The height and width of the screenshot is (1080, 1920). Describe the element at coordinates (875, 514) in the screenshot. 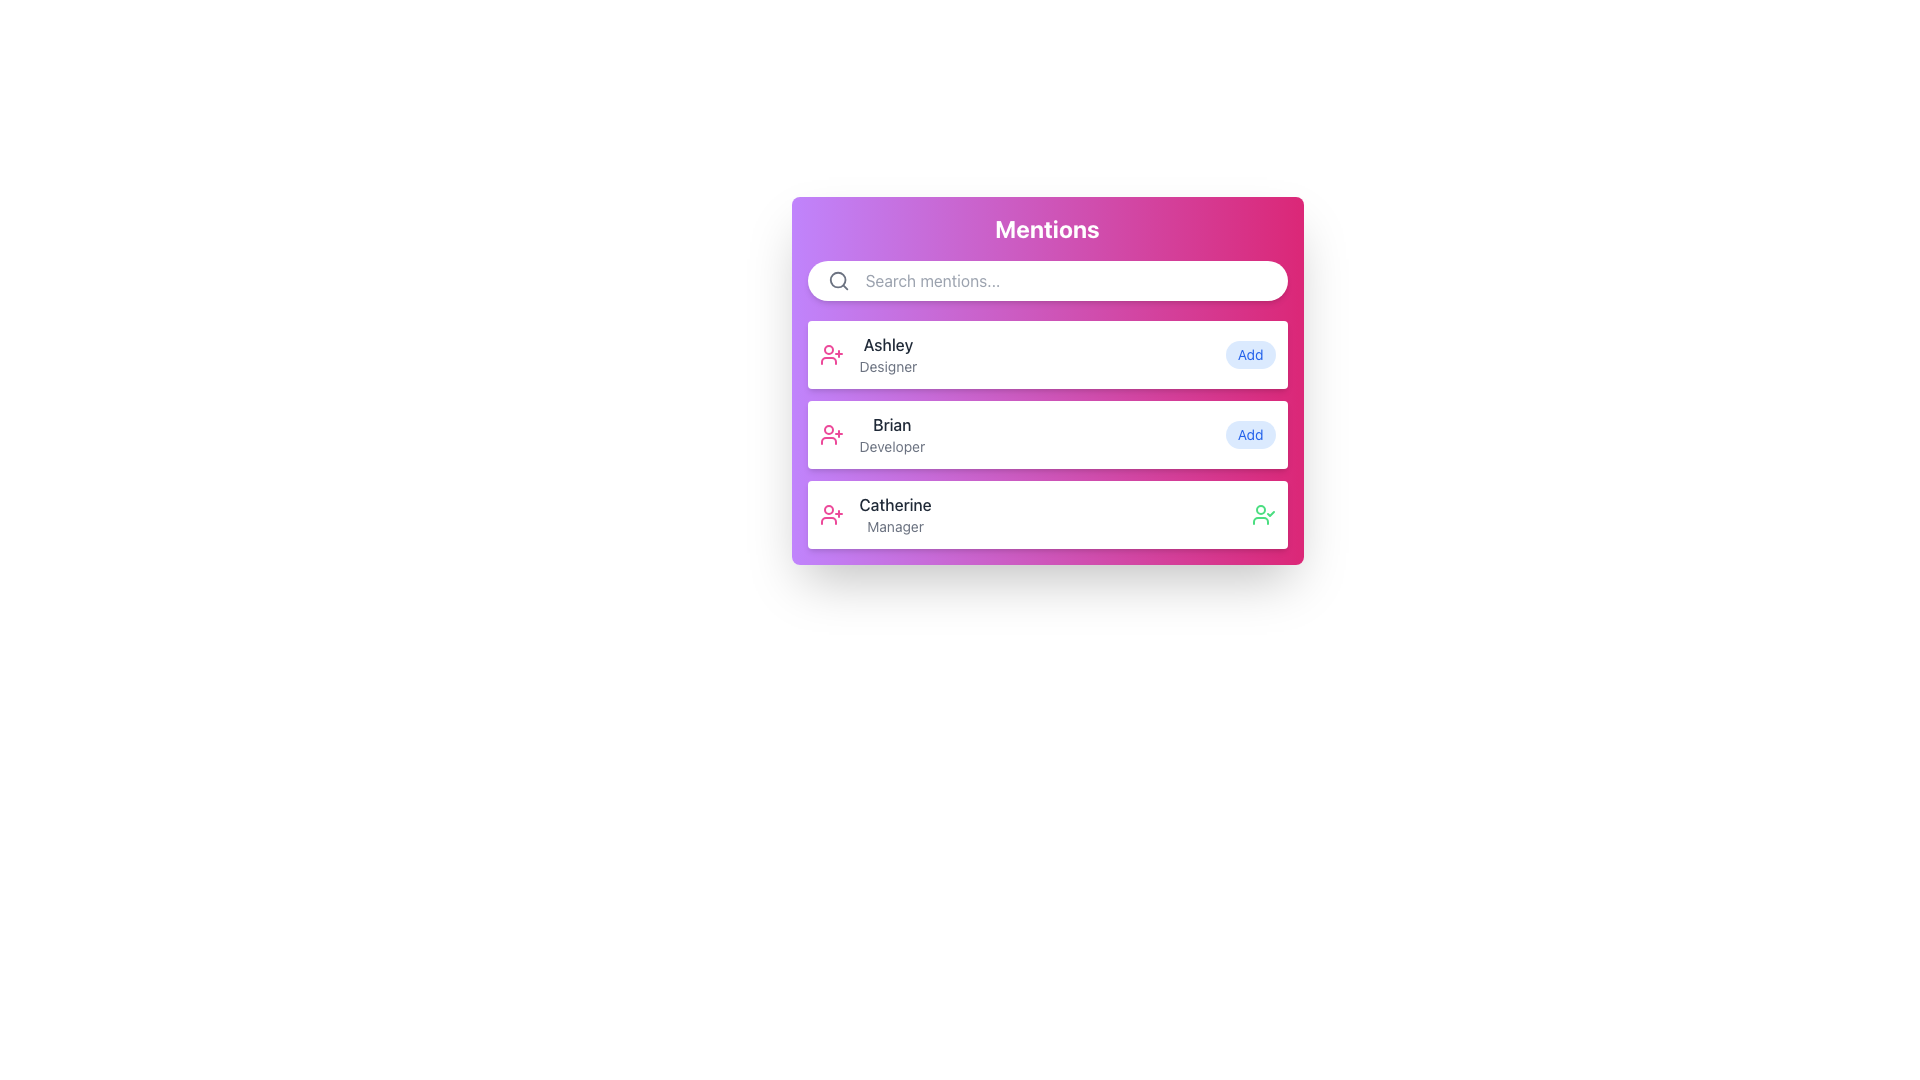

I see `the list item entry representing the user 'Catherine', who is identified as a 'Manager', located in a vertical list under 'Ashley Designer' and 'Brian Developer'` at that location.